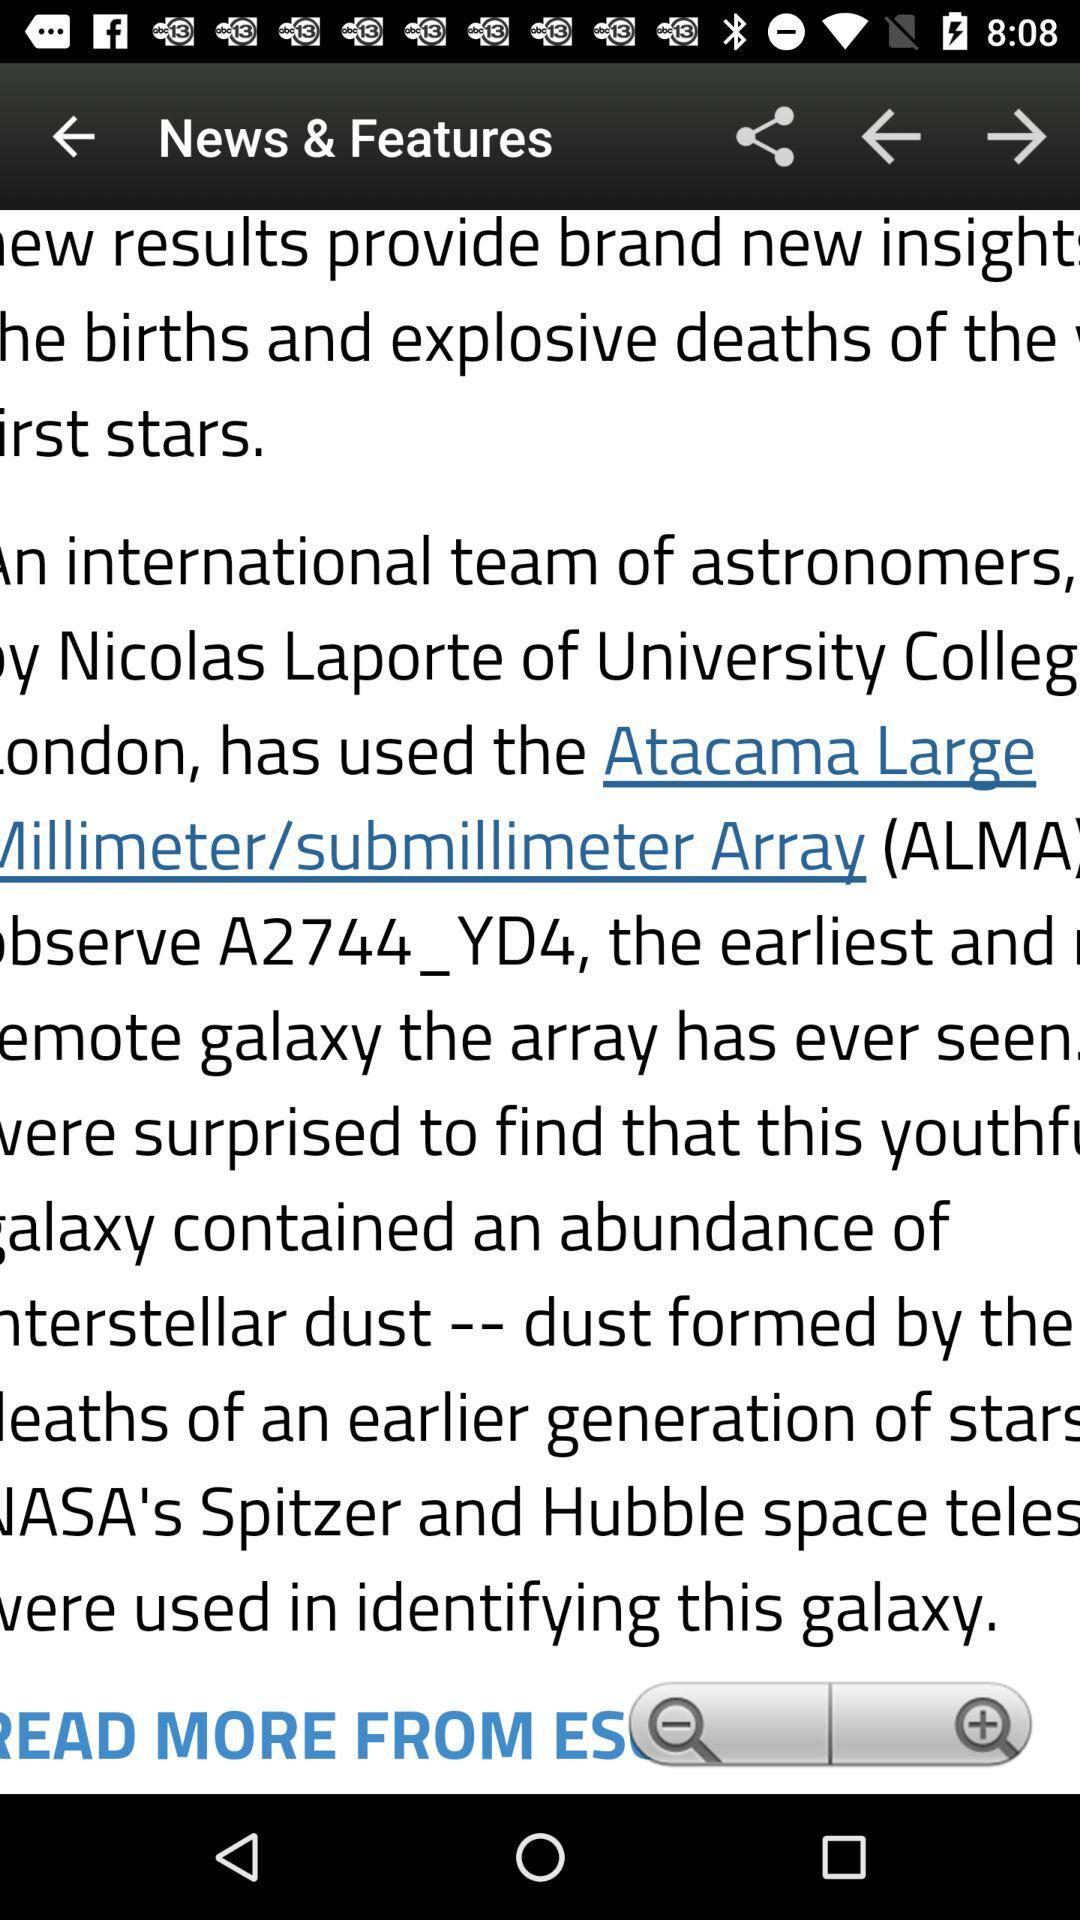 The height and width of the screenshot is (1920, 1080). Describe the element at coordinates (540, 1002) in the screenshot. I see `link button` at that location.